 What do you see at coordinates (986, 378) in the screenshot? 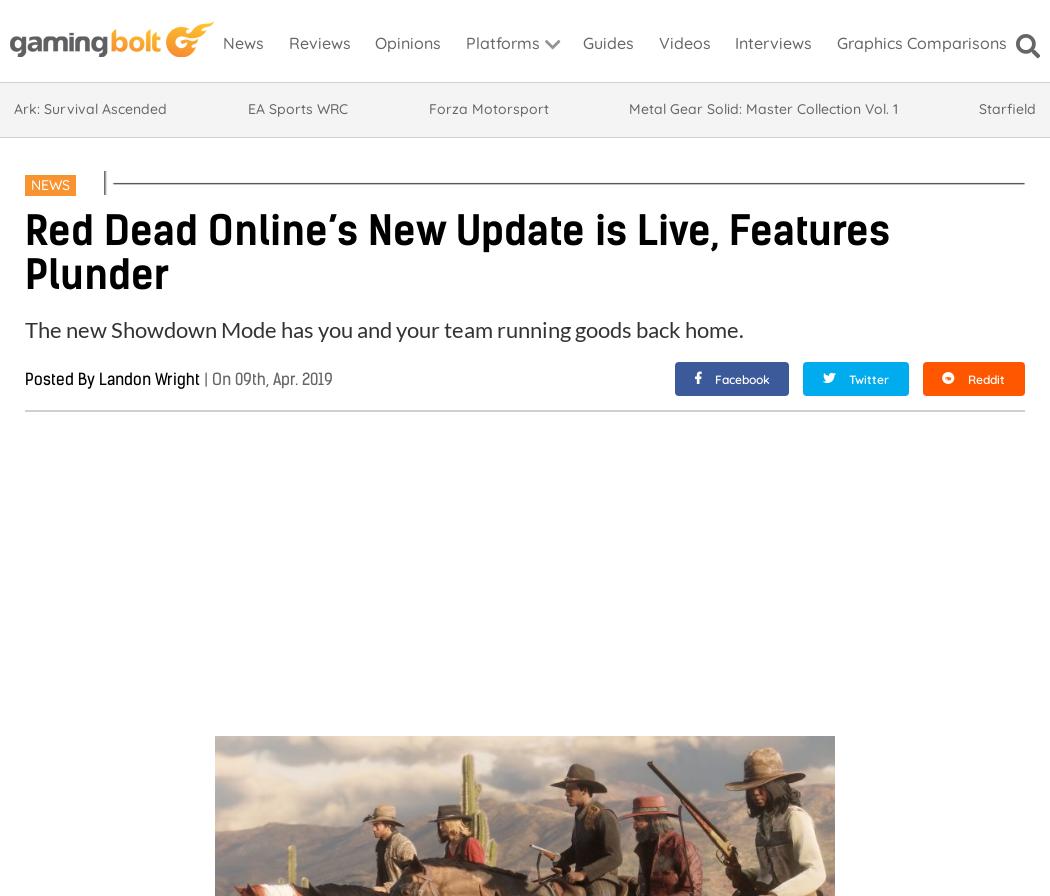
I see `'Reddit'` at bounding box center [986, 378].